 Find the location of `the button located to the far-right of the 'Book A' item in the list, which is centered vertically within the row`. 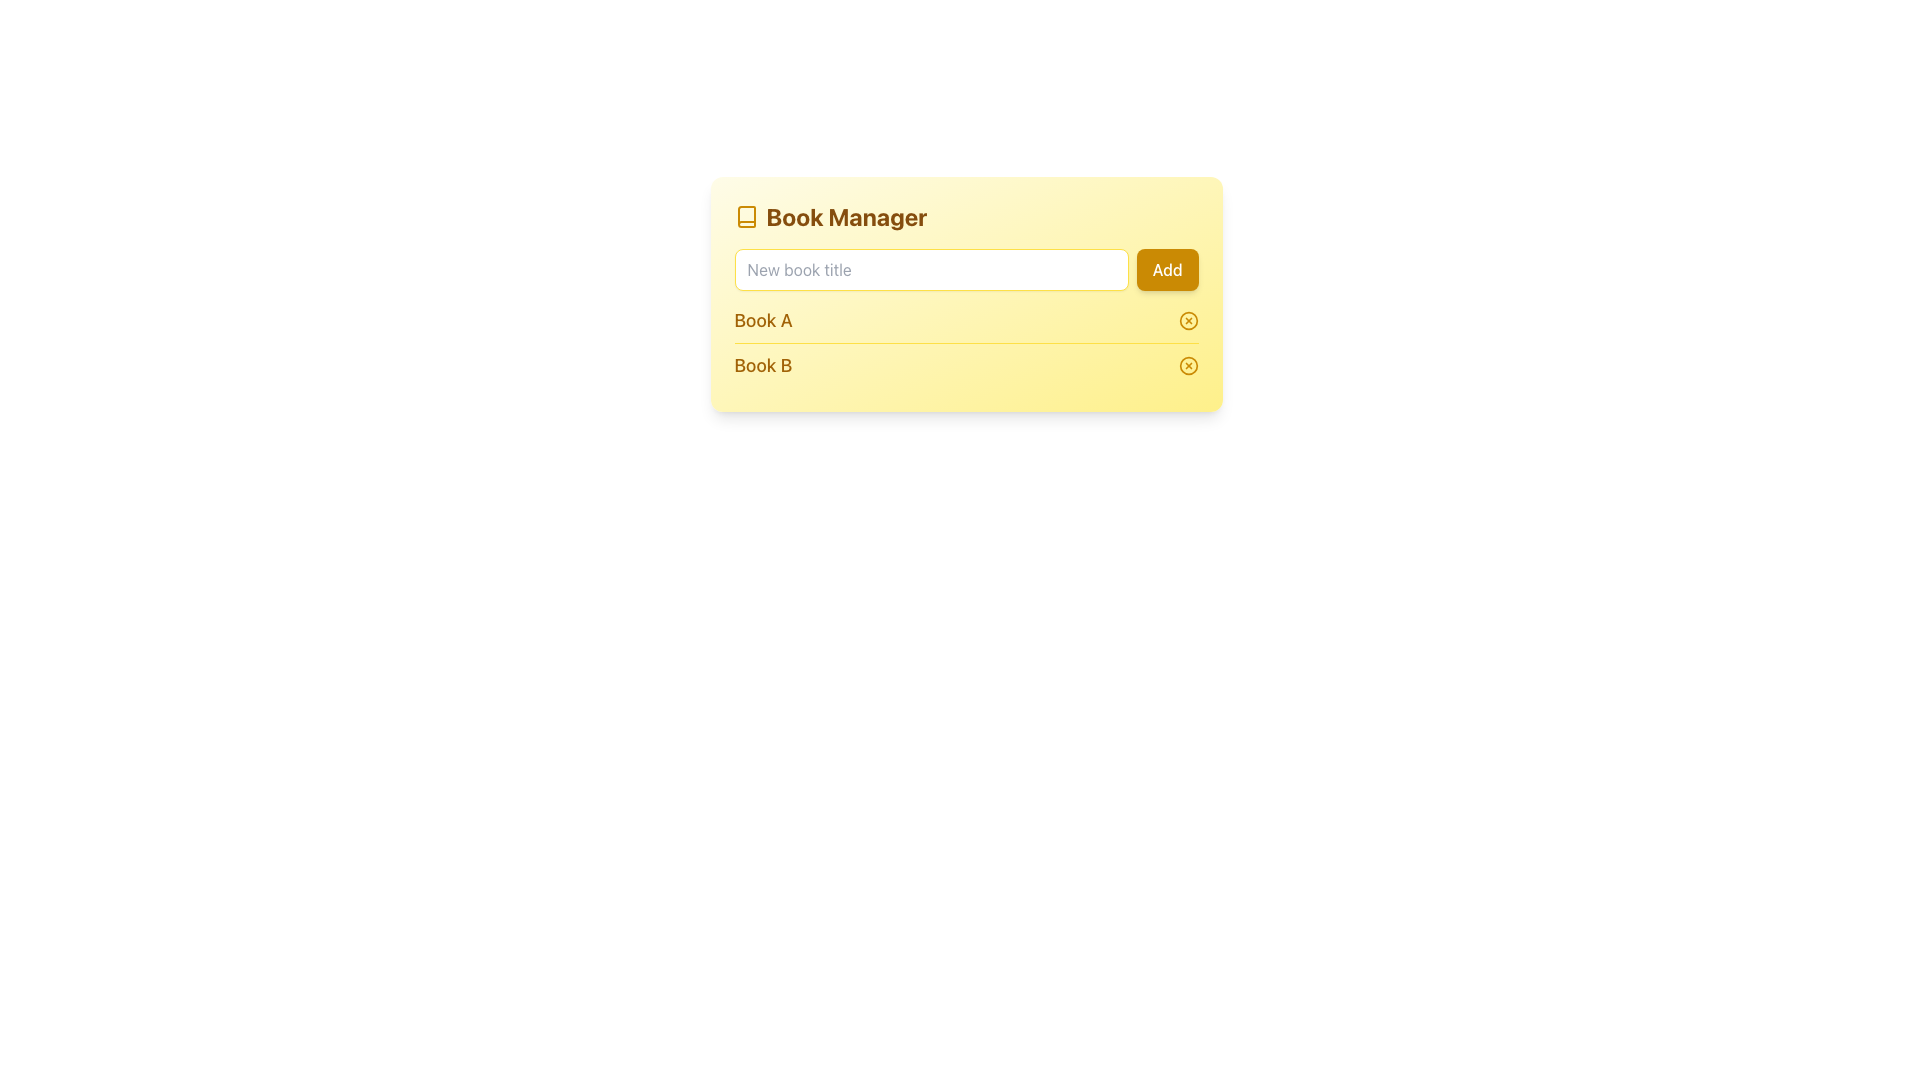

the button located to the far-right of the 'Book A' item in the list, which is centered vertically within the row is located at coordinates (1188, 319).